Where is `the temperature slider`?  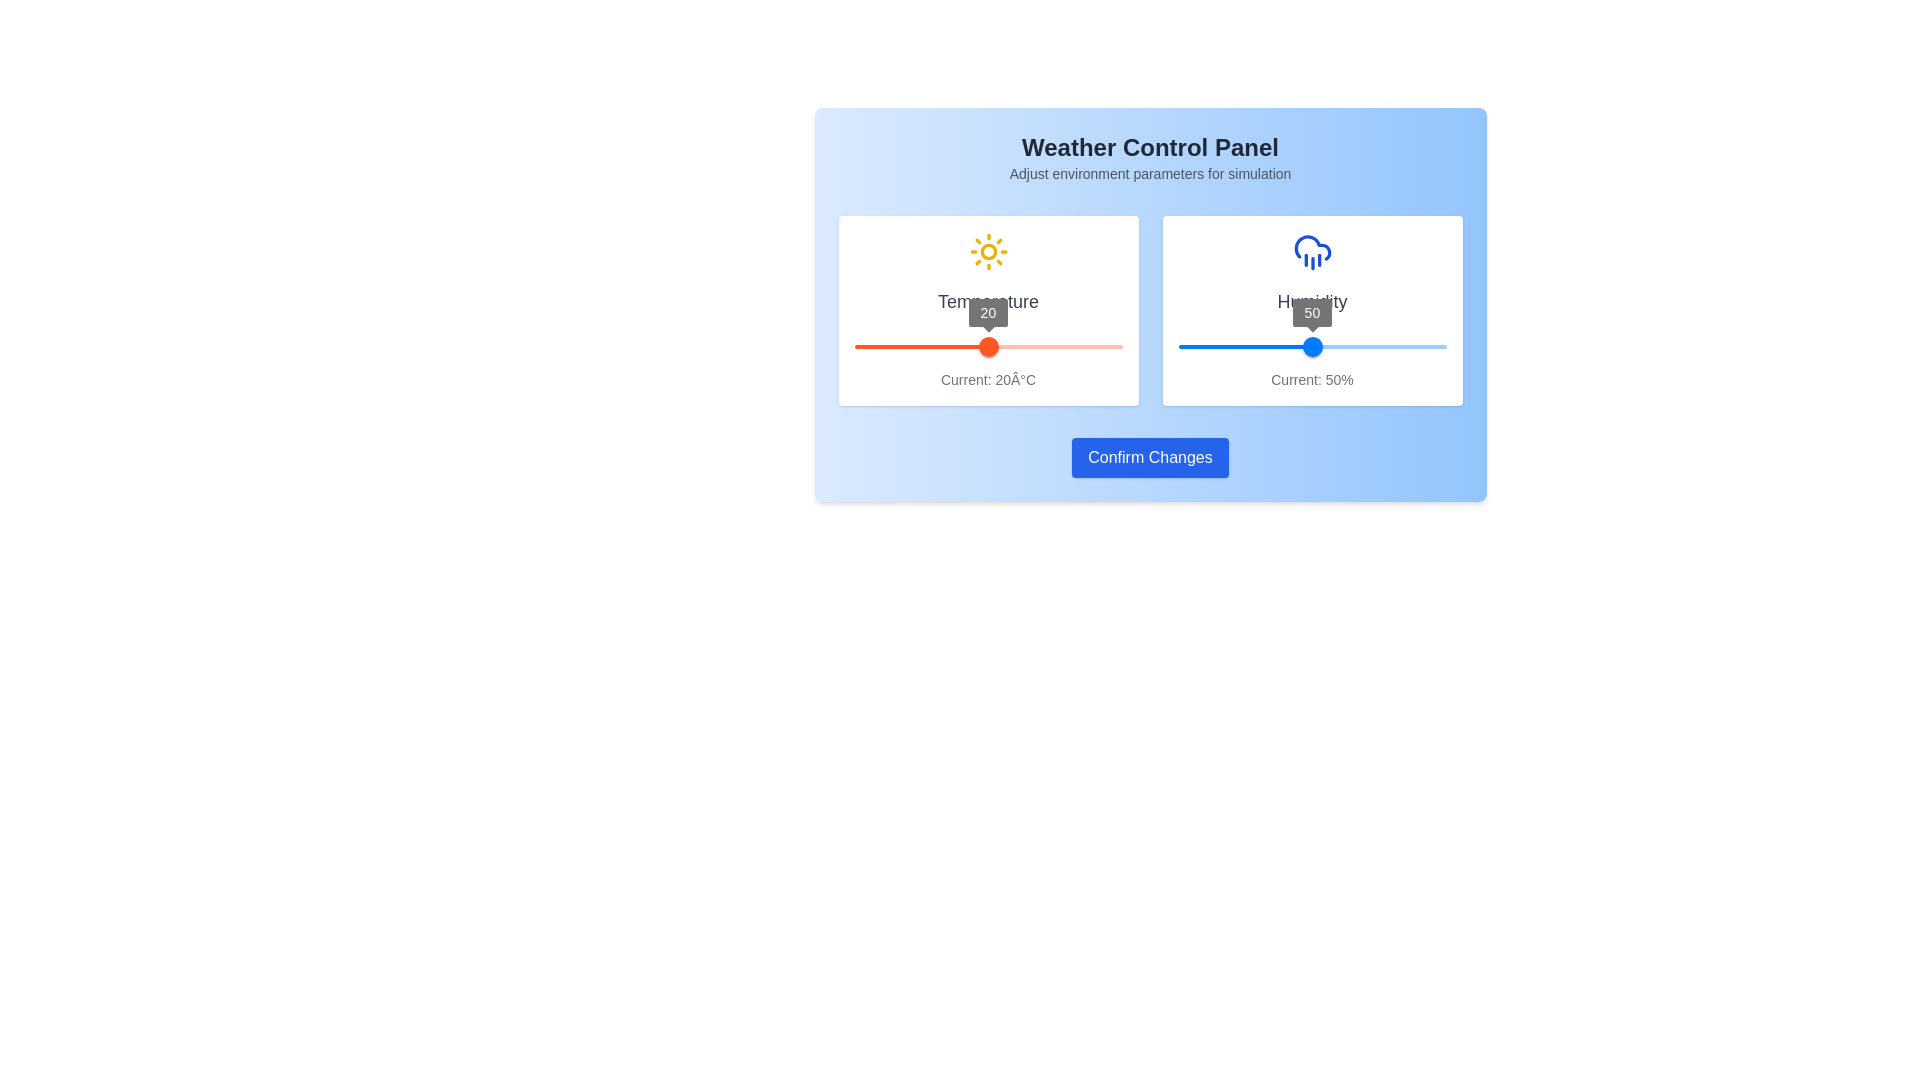
the temperature slider is located at coordinates (1097, 346).